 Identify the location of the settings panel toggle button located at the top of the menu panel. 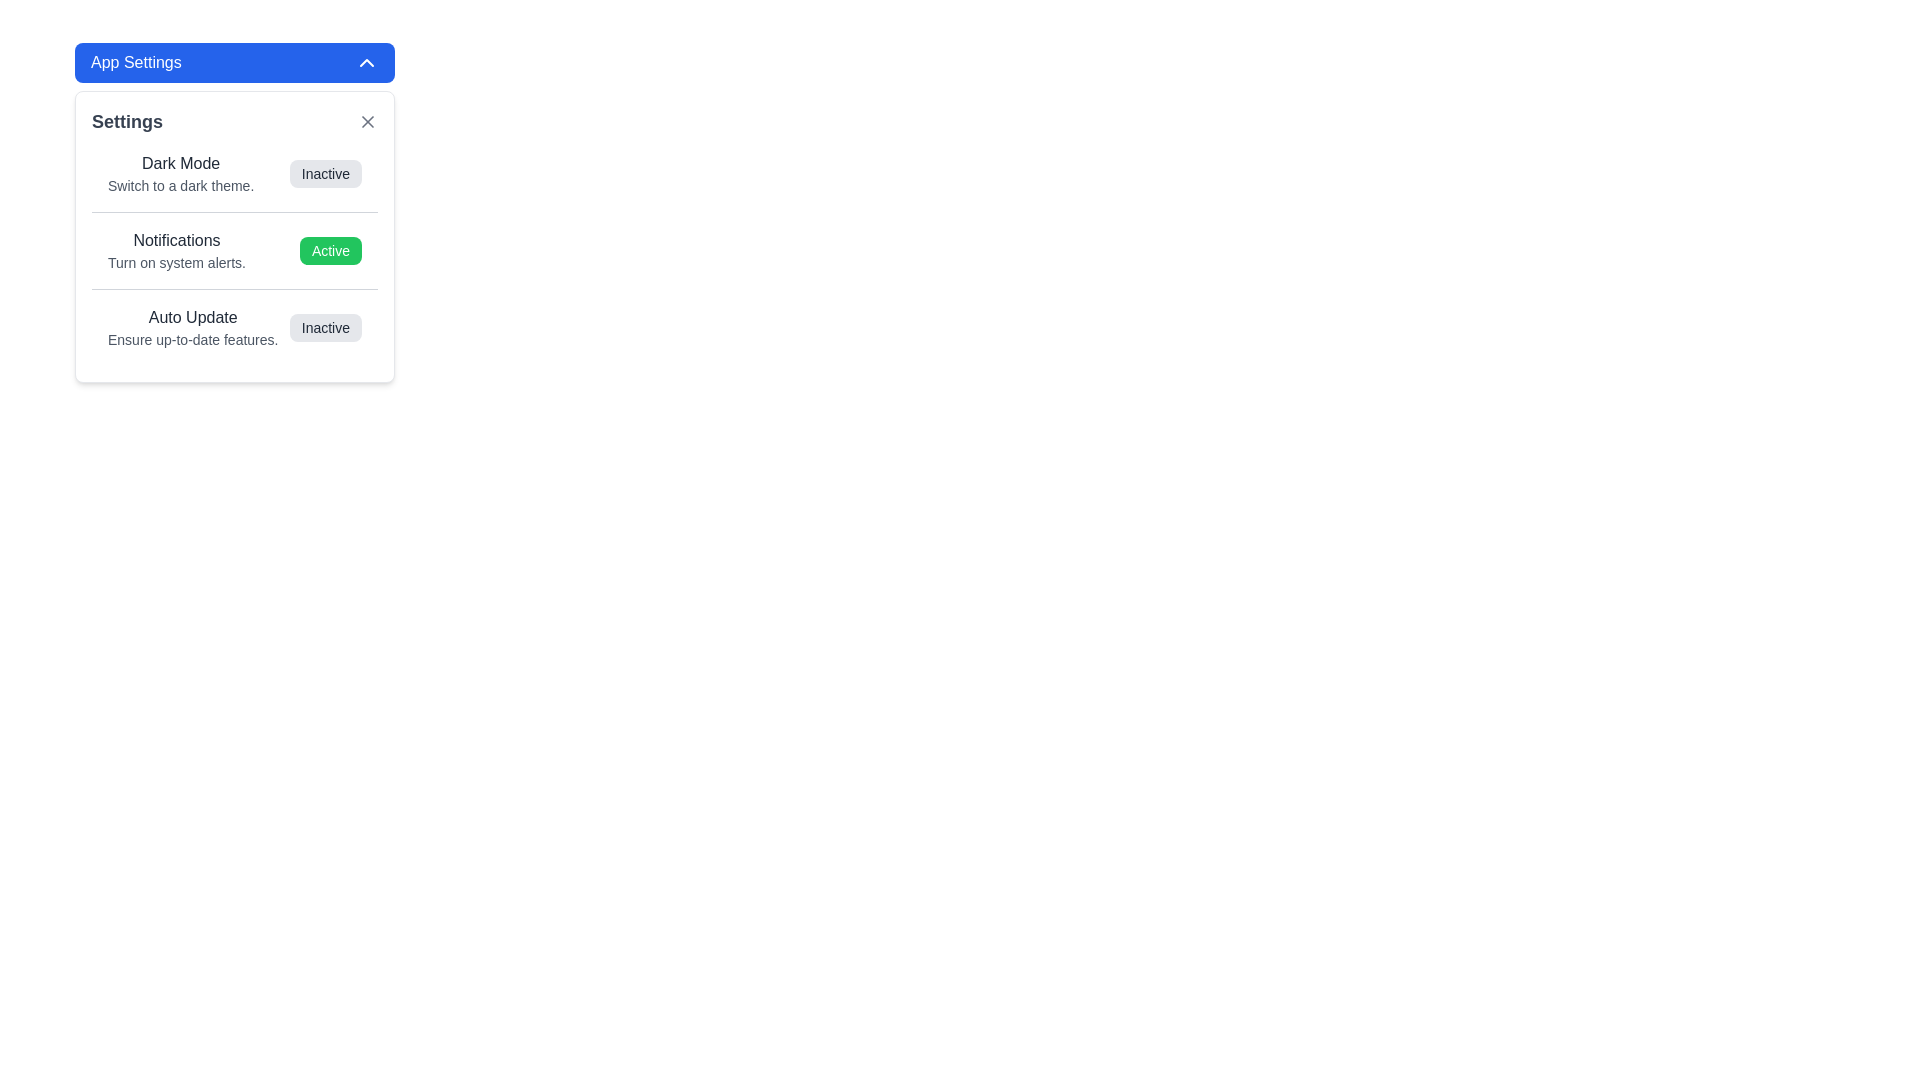
(235, 61).